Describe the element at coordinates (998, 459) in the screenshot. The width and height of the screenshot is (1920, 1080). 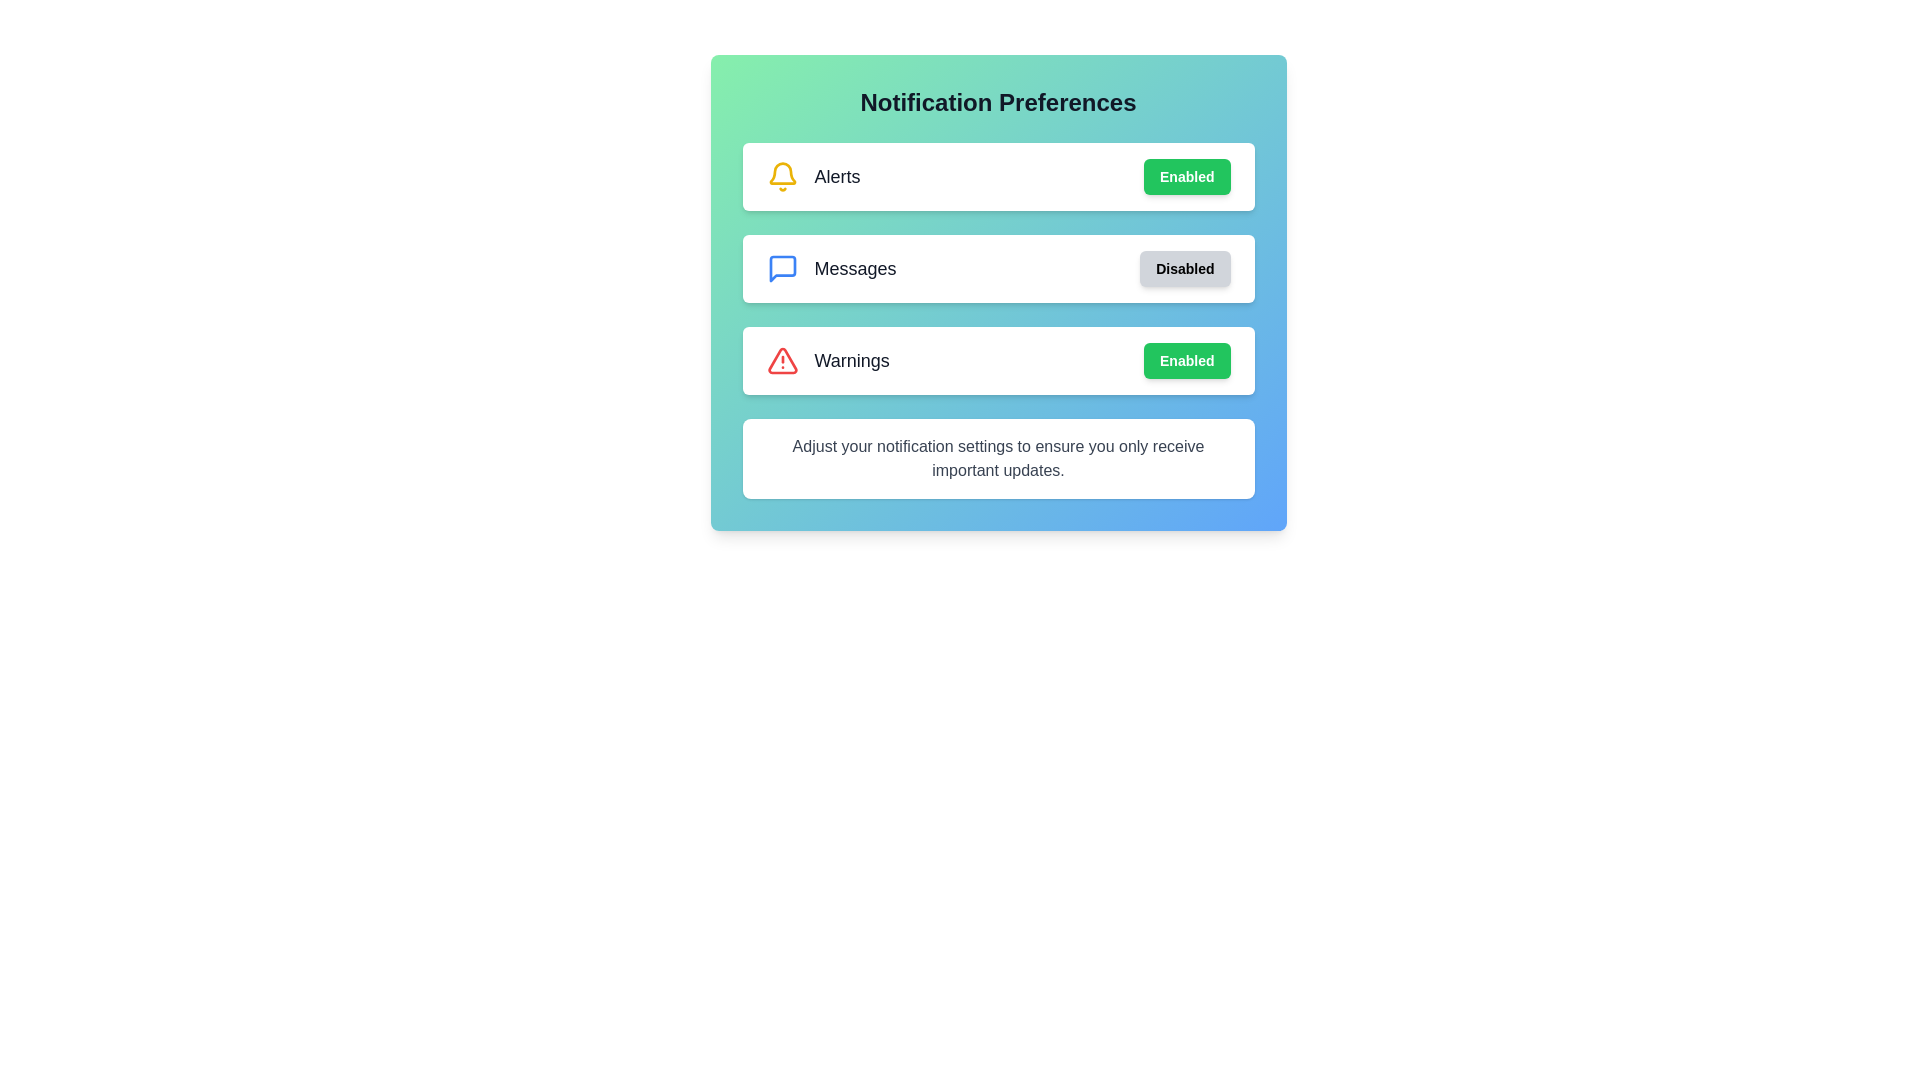
I see `the text element containing the notification settings description` at that location.